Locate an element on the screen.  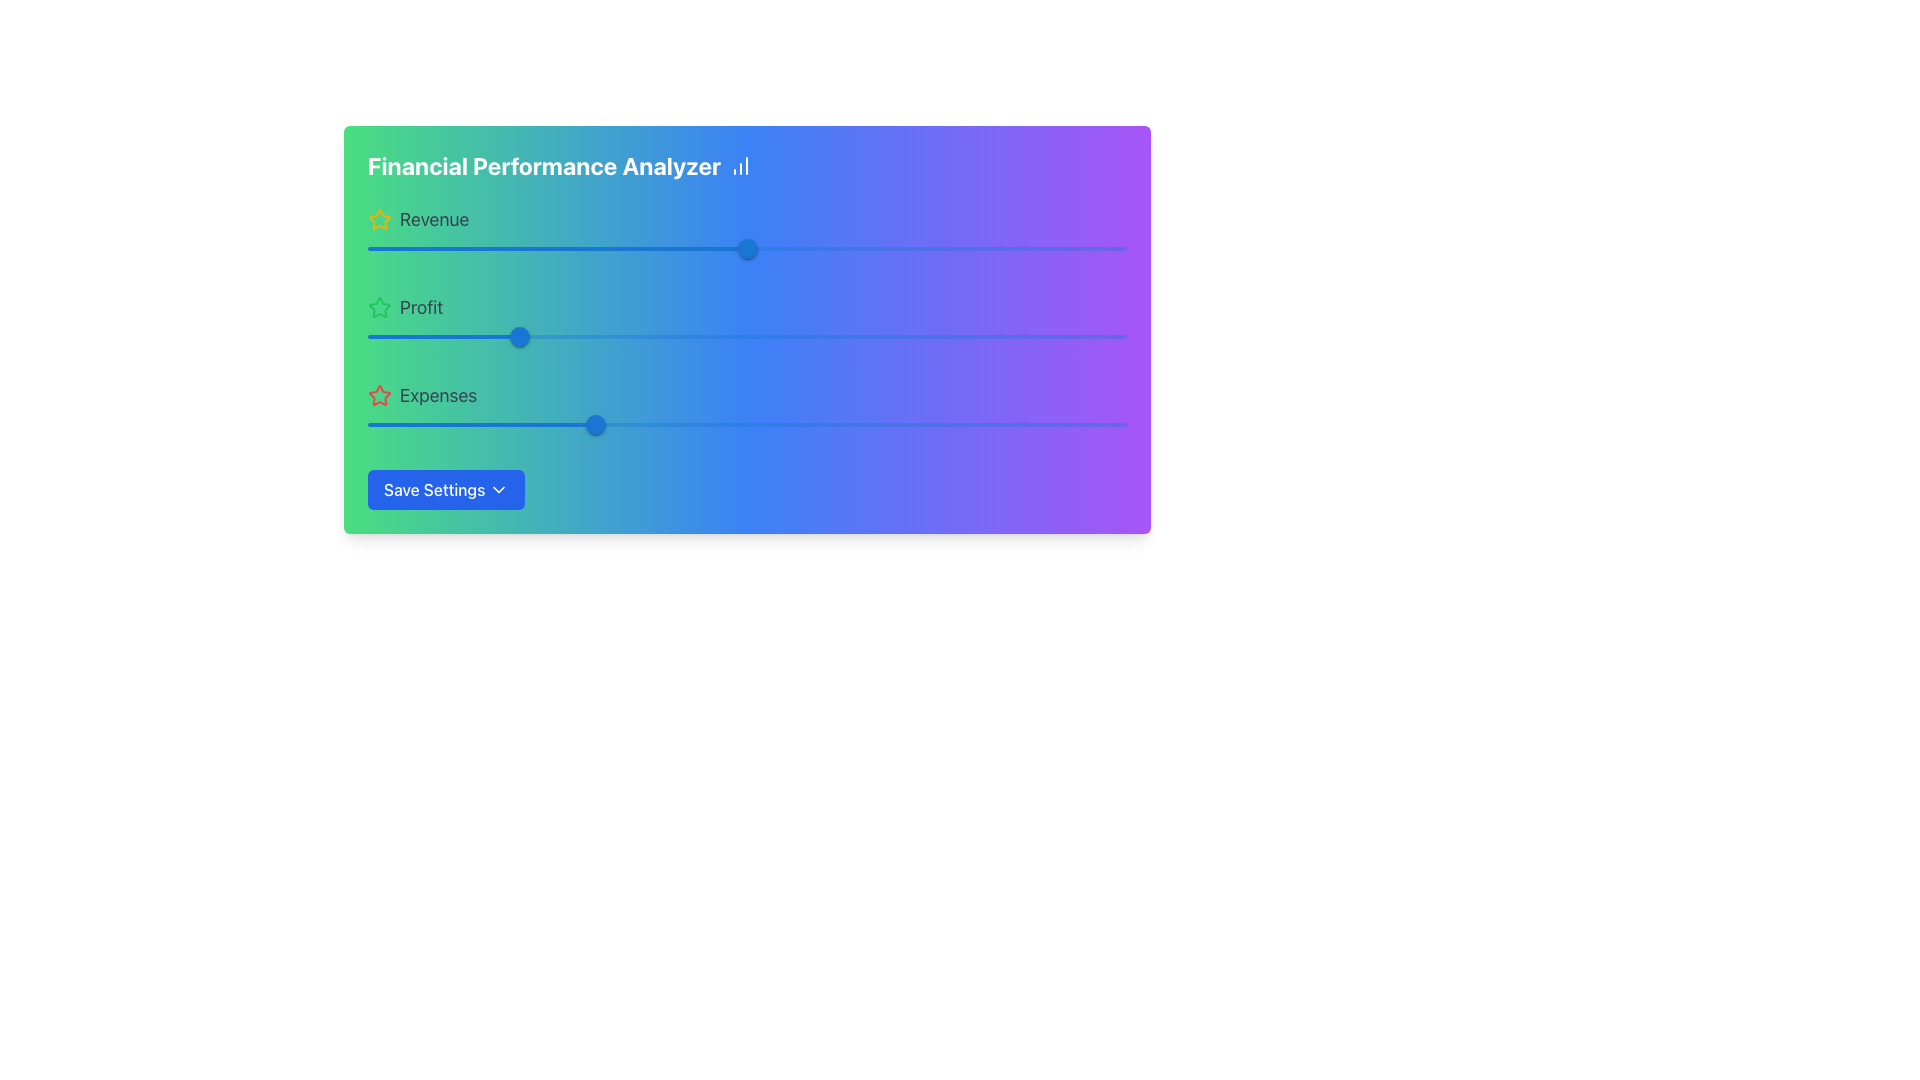
the slider value is located at coordinates (565, 423).